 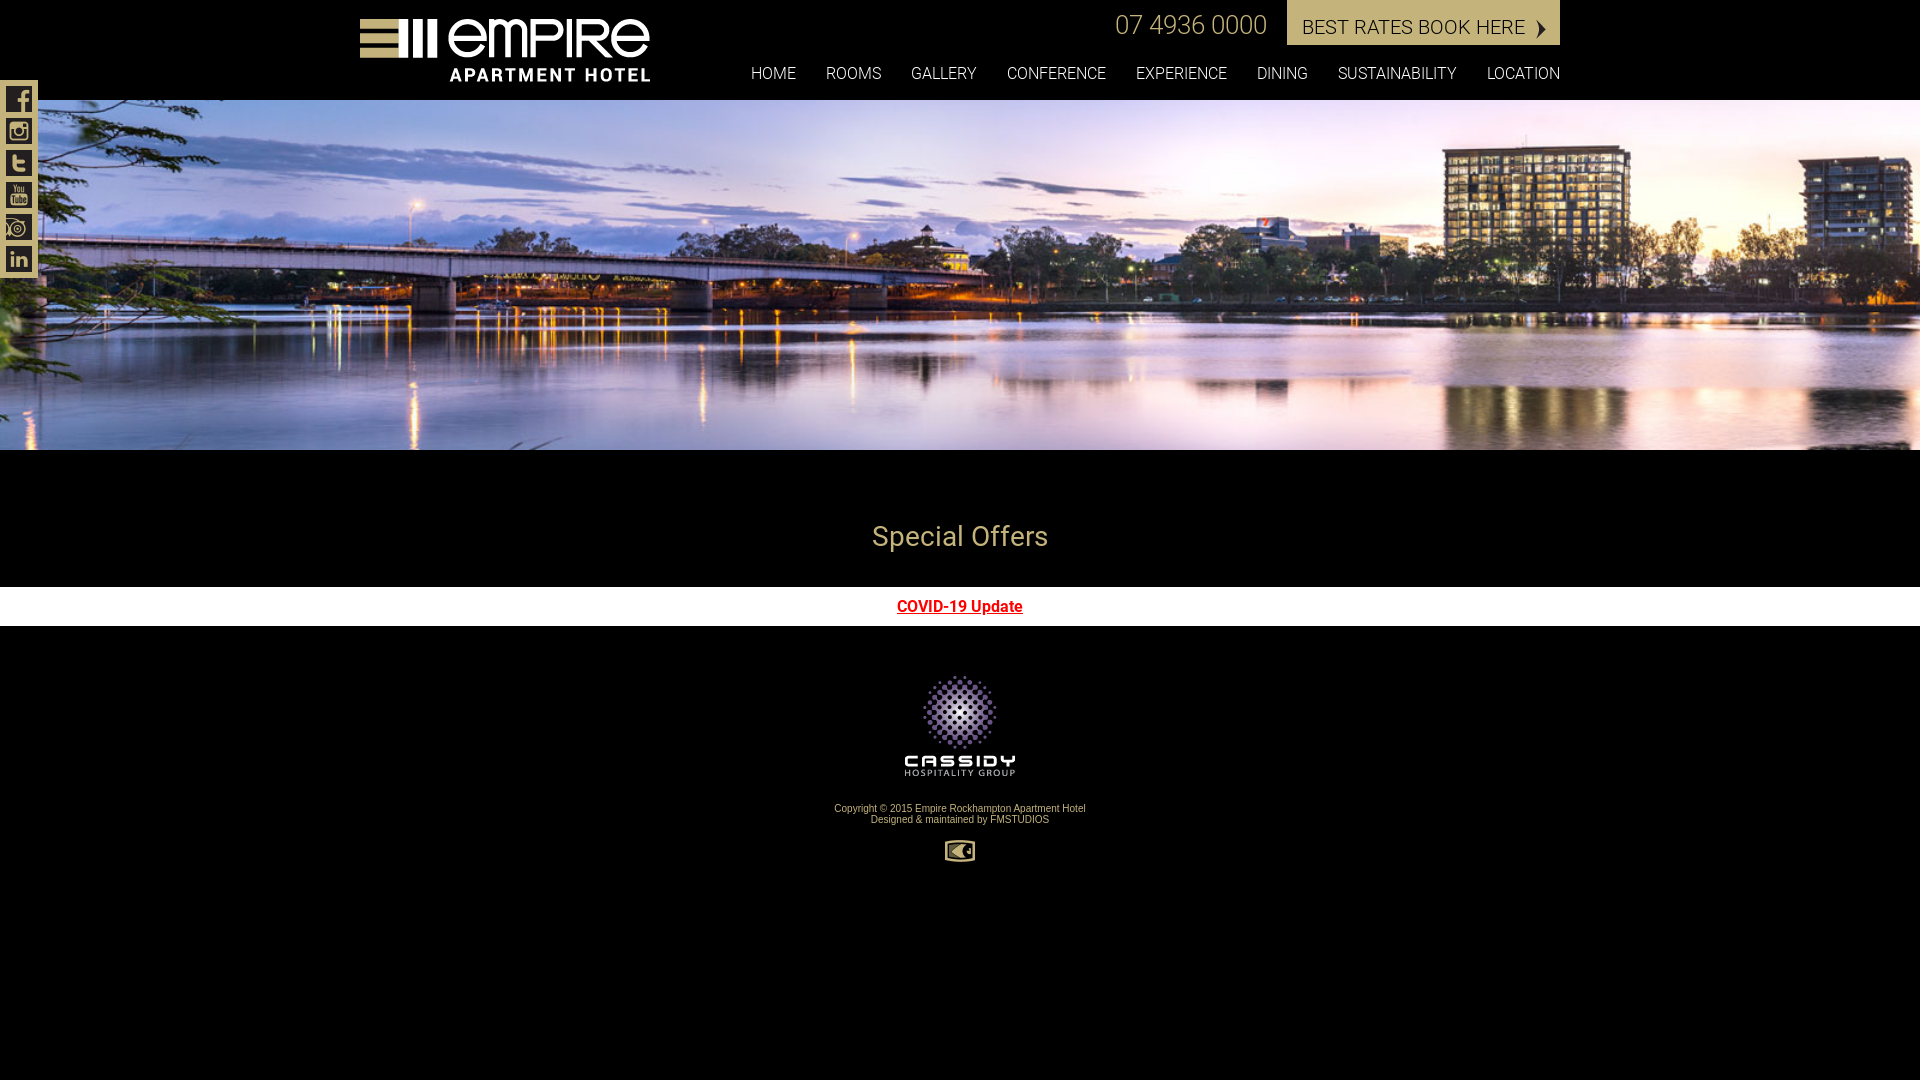 What do you see at coordinates (1181, 73) in the screenshot?
I see `'EXPERIENCE'` at bounding box center [1181, 73].